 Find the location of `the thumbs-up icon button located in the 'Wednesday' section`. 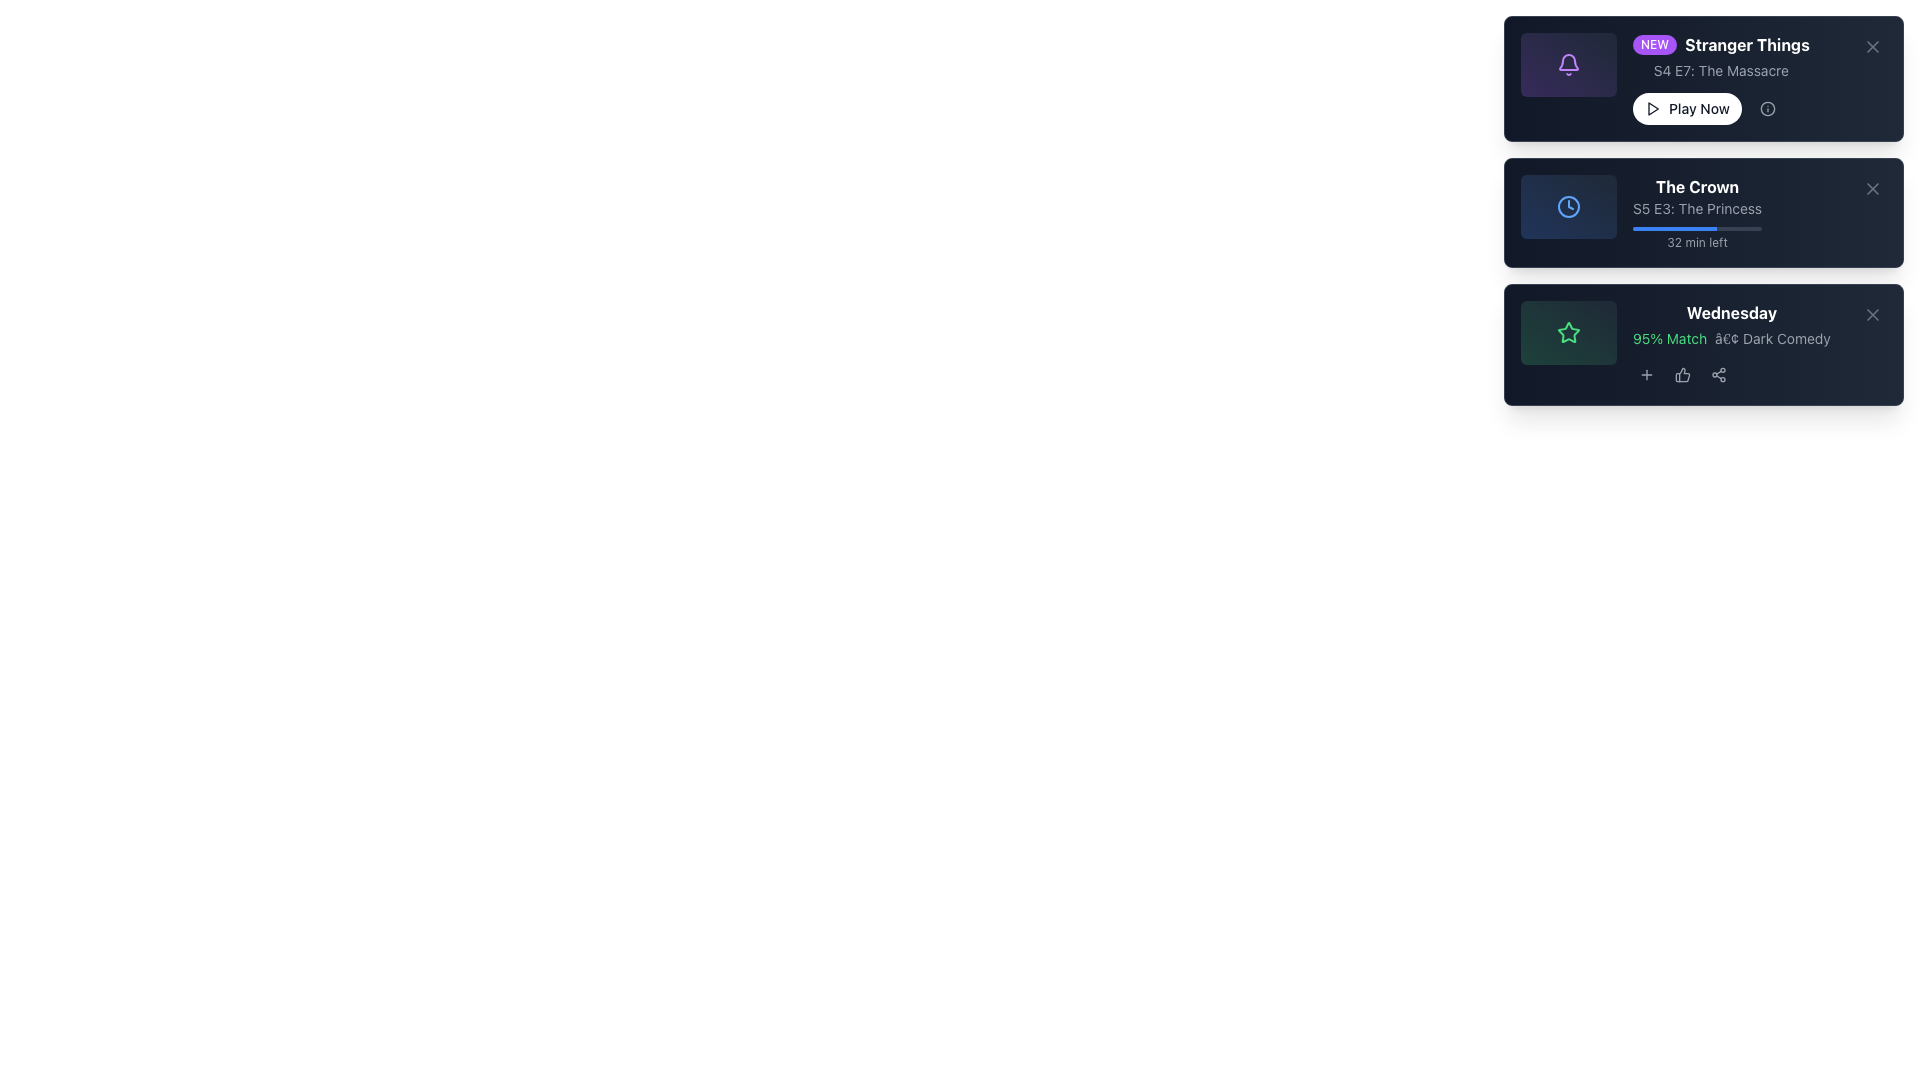

the thumbs-up icon button located in the 'Wednesday' section is located at coordinates (1681, 374).